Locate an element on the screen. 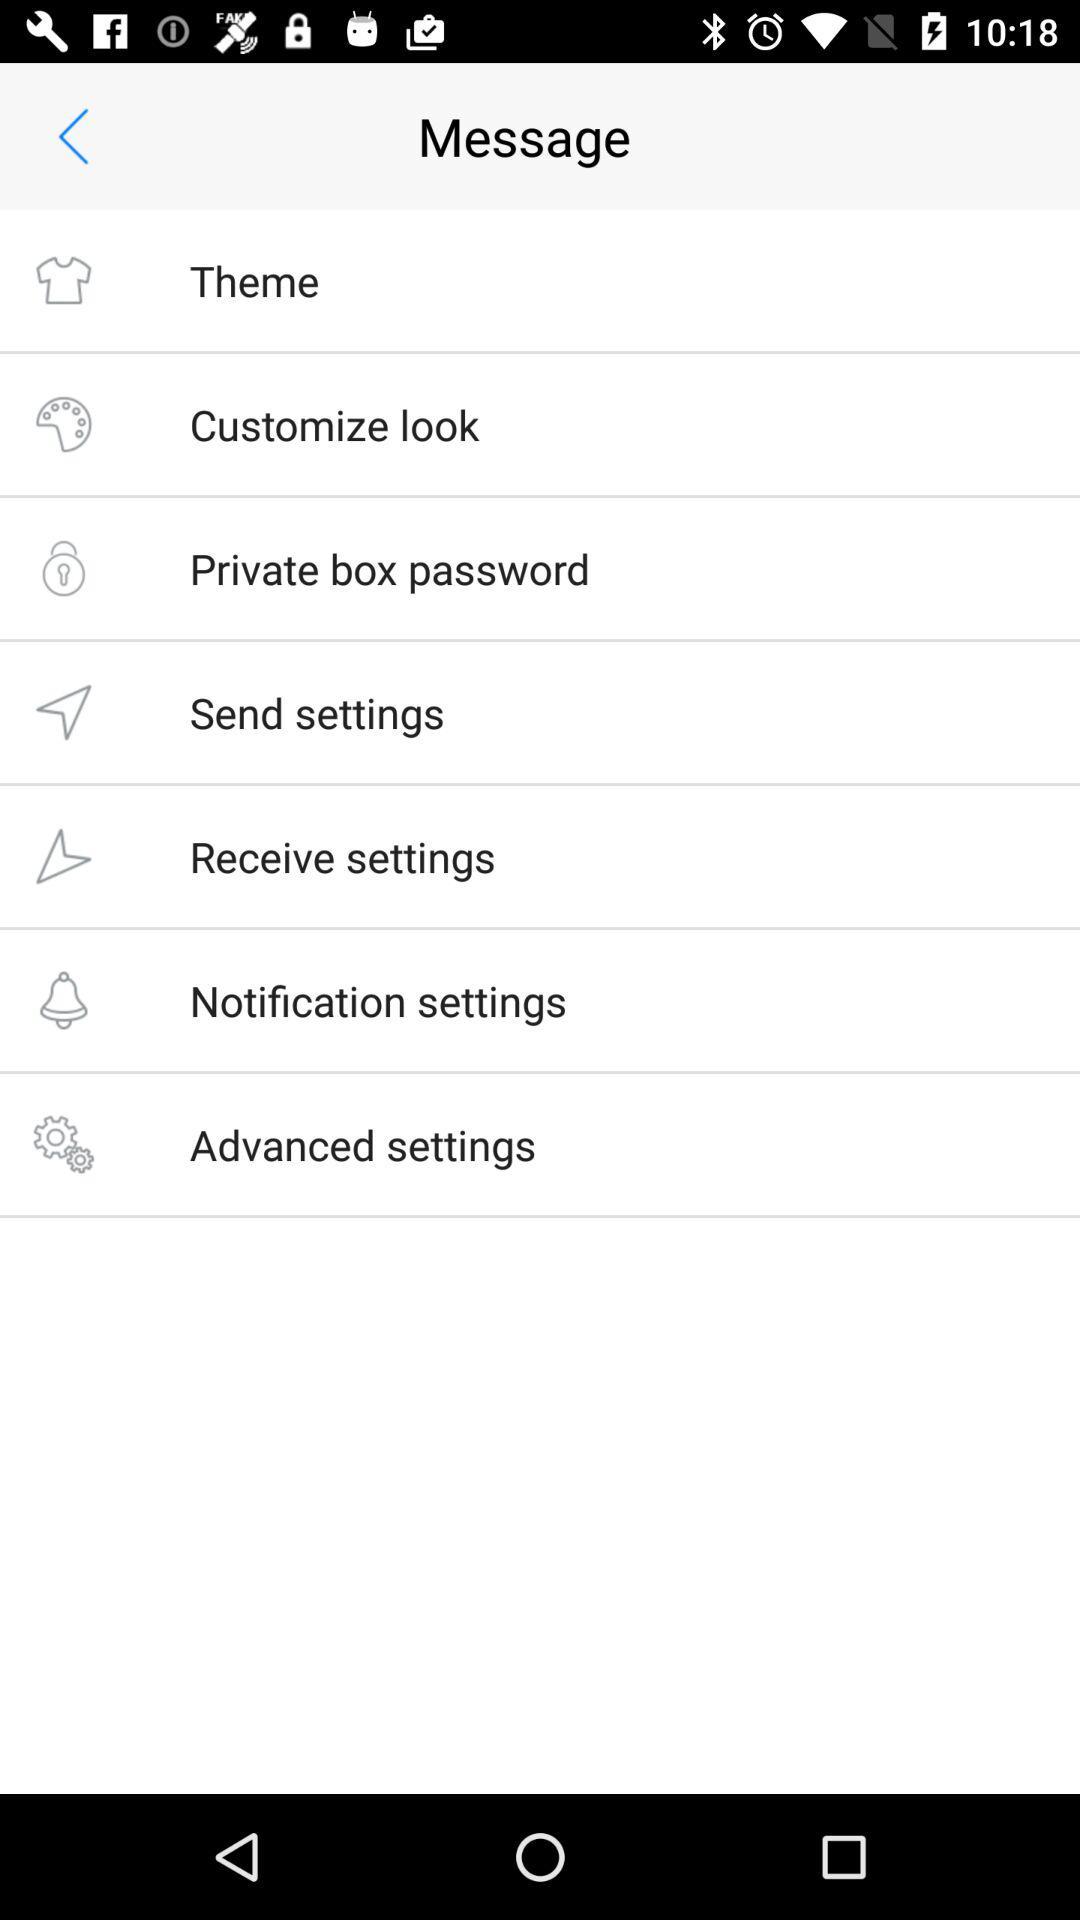 The image size is (1080, 1920). the icon above the notification settings icon is located at coordinates (341, 856).